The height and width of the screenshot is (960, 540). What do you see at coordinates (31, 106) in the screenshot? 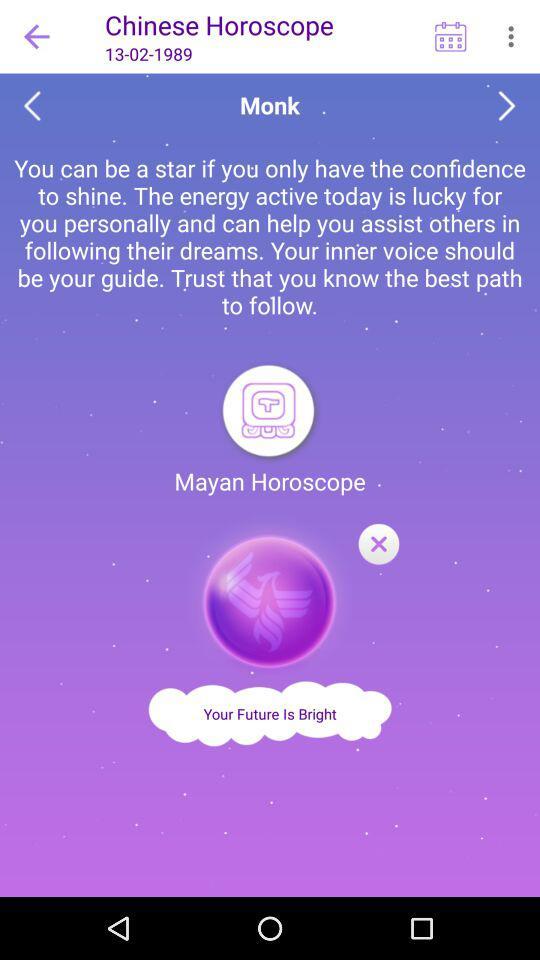
I see `back the option` at bounding box center [31, 106].